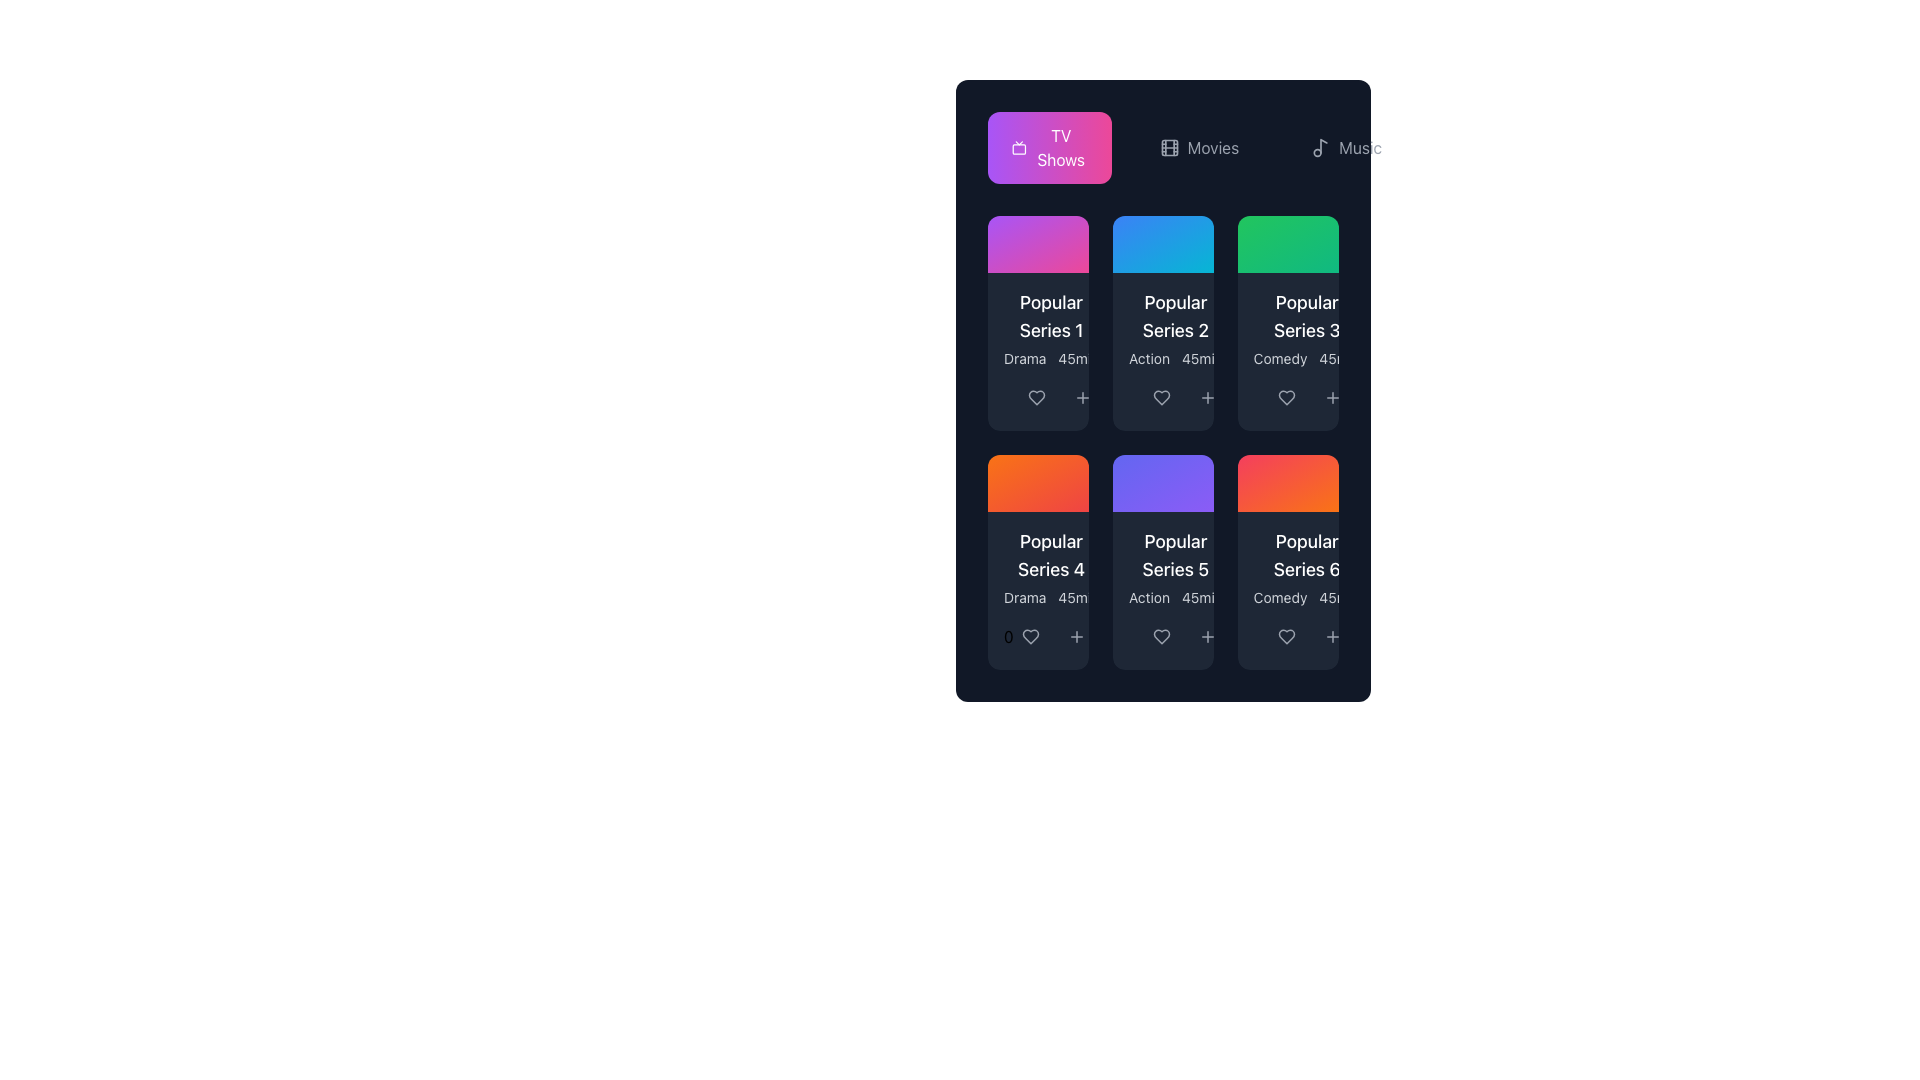 The image size is (1920, 1080). I want to click on the decorative graphic element with a gradient background that occupies the upper section of the 'Popular Series 2' card in the second column of the grid layout, so click(1163, 243).